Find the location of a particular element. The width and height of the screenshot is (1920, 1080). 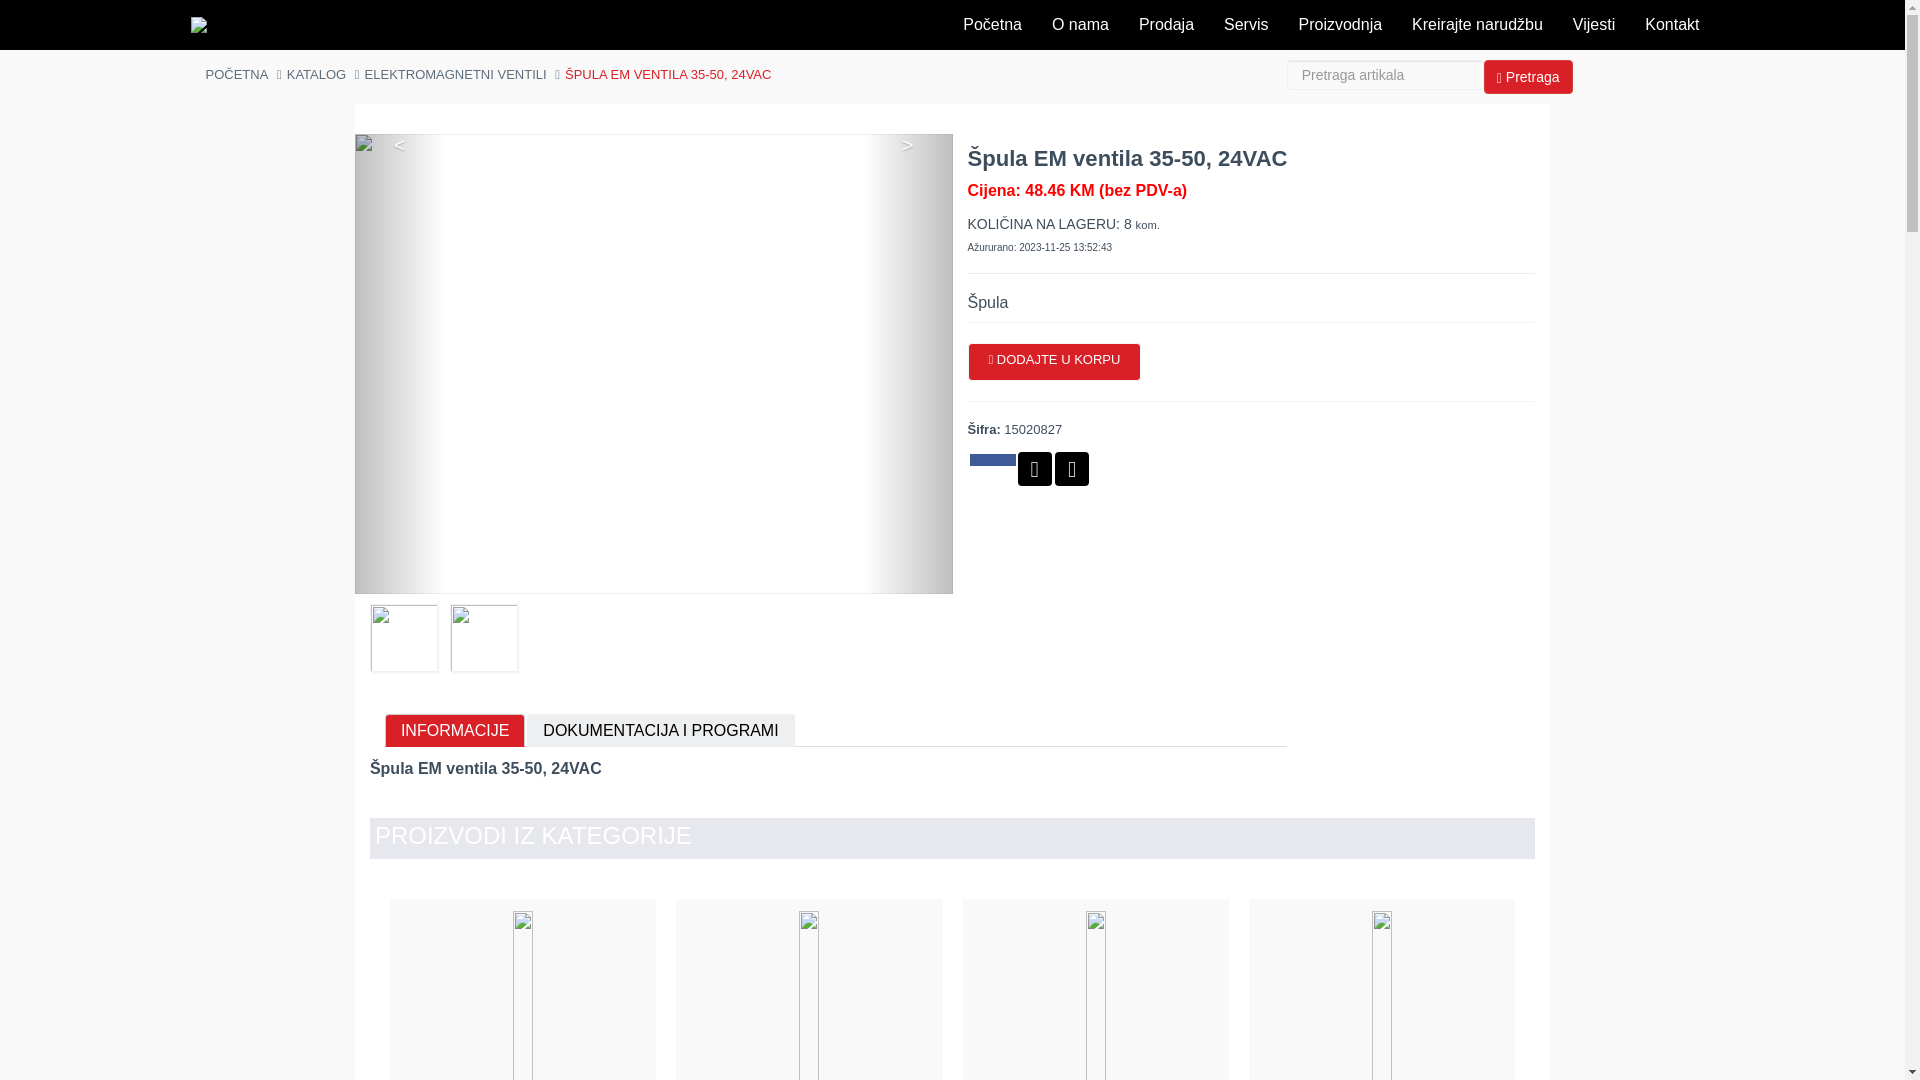

'DODAJTE U KORPU' is located at coordinates (1054, 362).